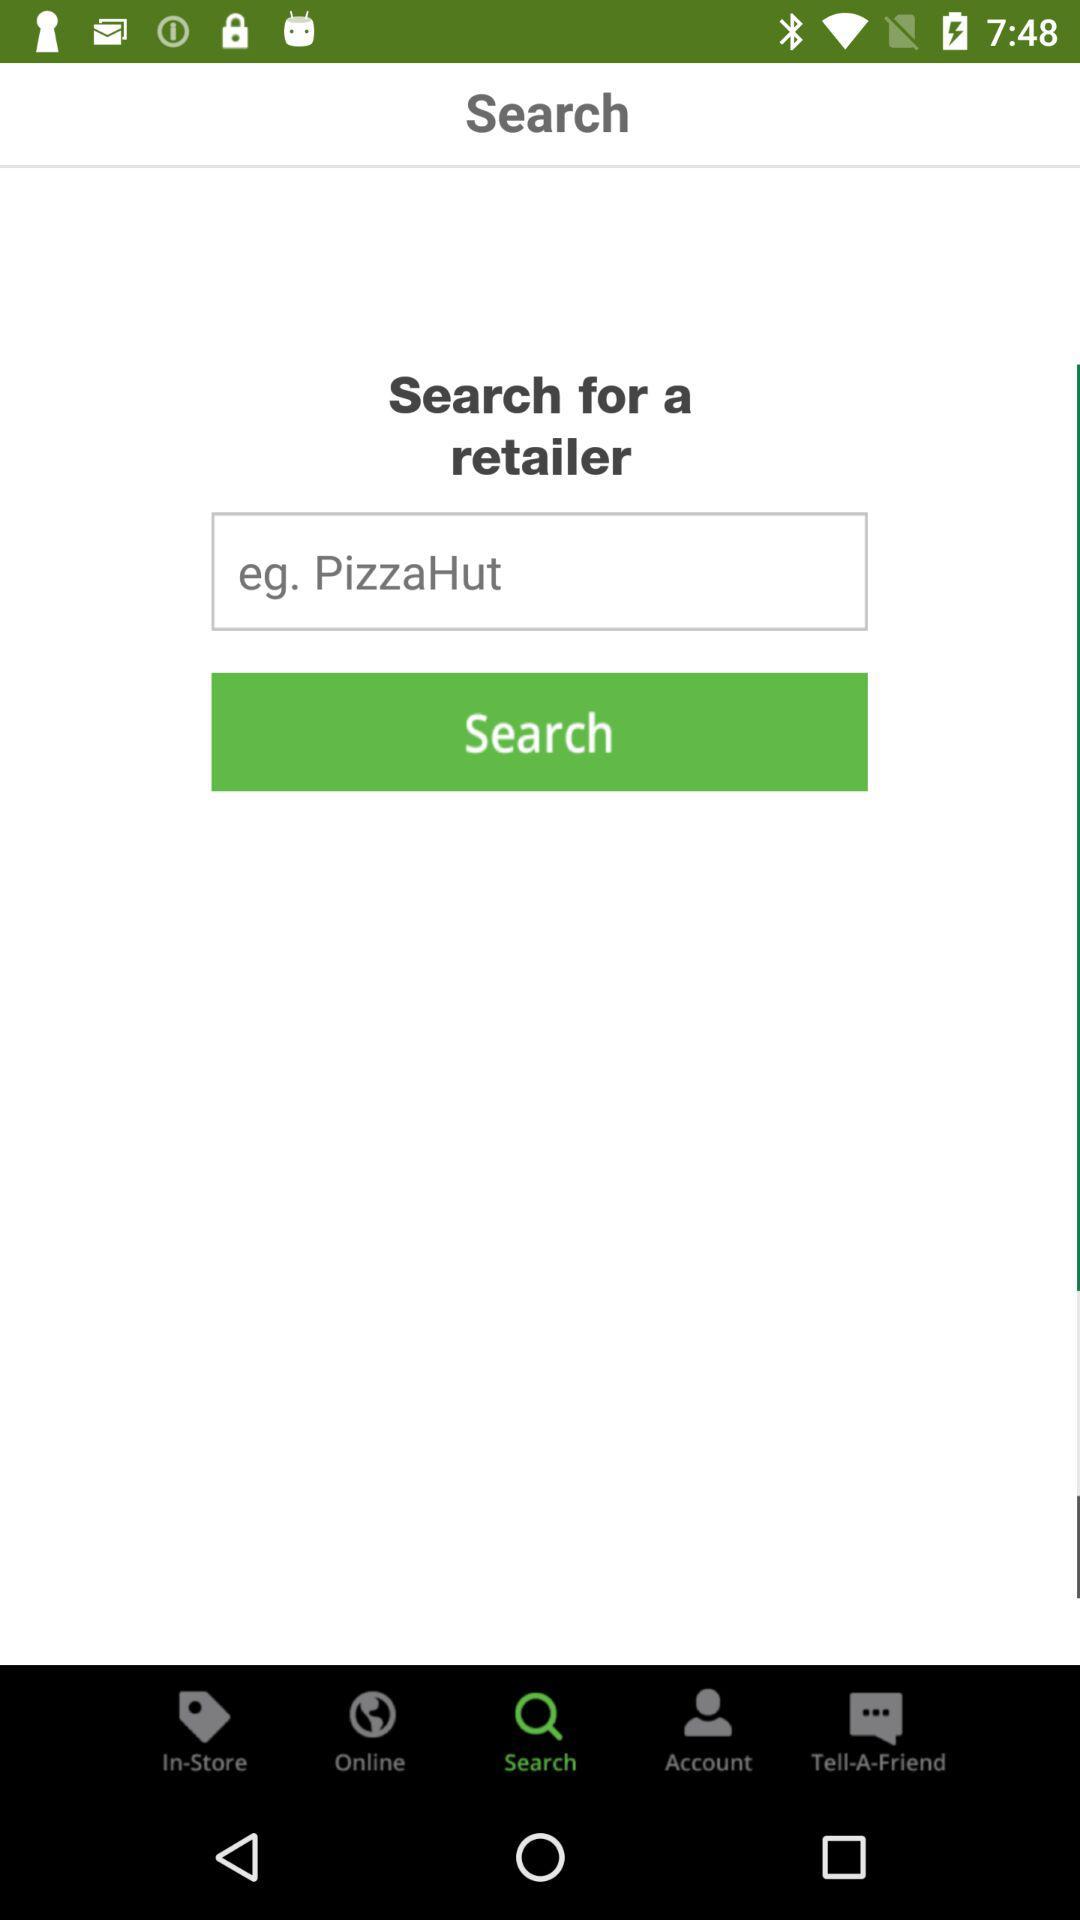 This screenshot has height=1920, width=1080. What do you see at coordinates (204, 1728) in the screenshot?
I see `the label icon` at bounding box center [204, 1728].